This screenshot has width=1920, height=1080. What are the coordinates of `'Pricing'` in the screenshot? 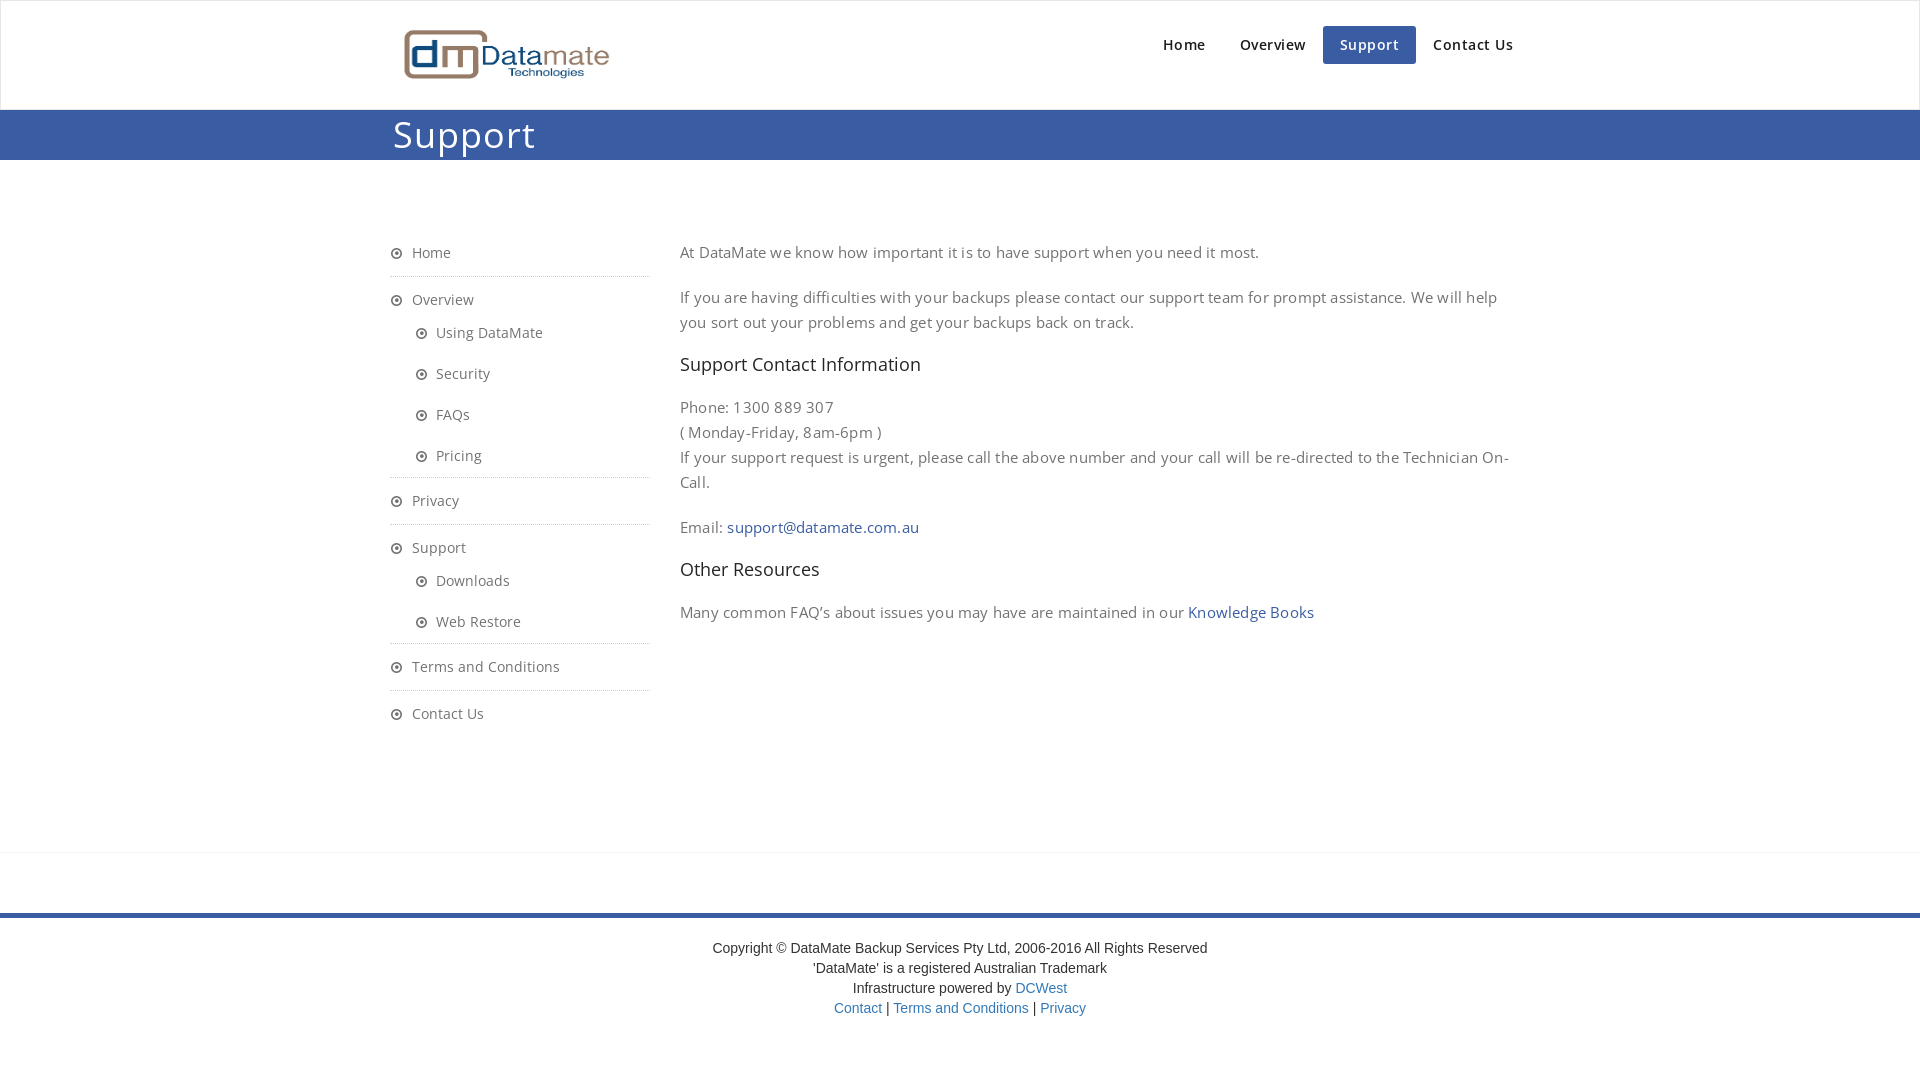 It's located at (447, 455).